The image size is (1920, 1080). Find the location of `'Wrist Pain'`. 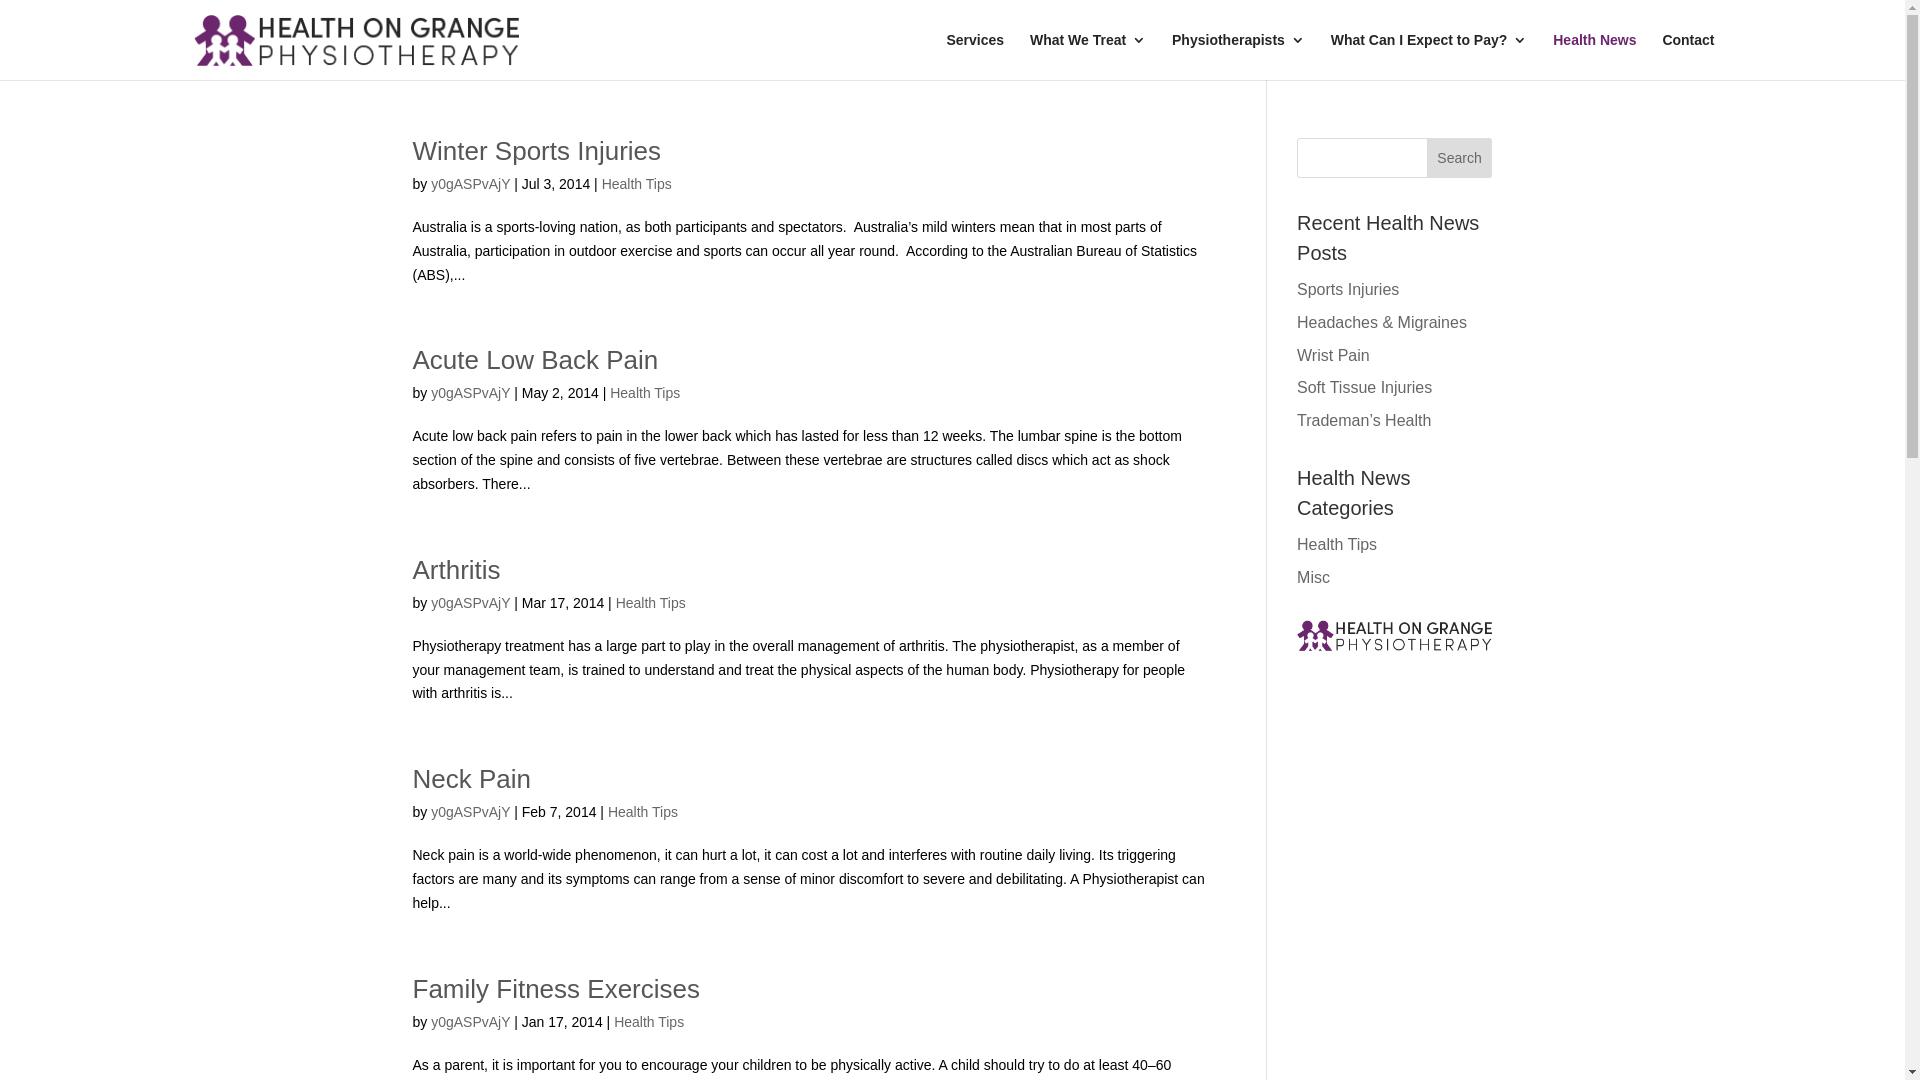

'Wrist Pain' is located at coordinates (1333, 354).